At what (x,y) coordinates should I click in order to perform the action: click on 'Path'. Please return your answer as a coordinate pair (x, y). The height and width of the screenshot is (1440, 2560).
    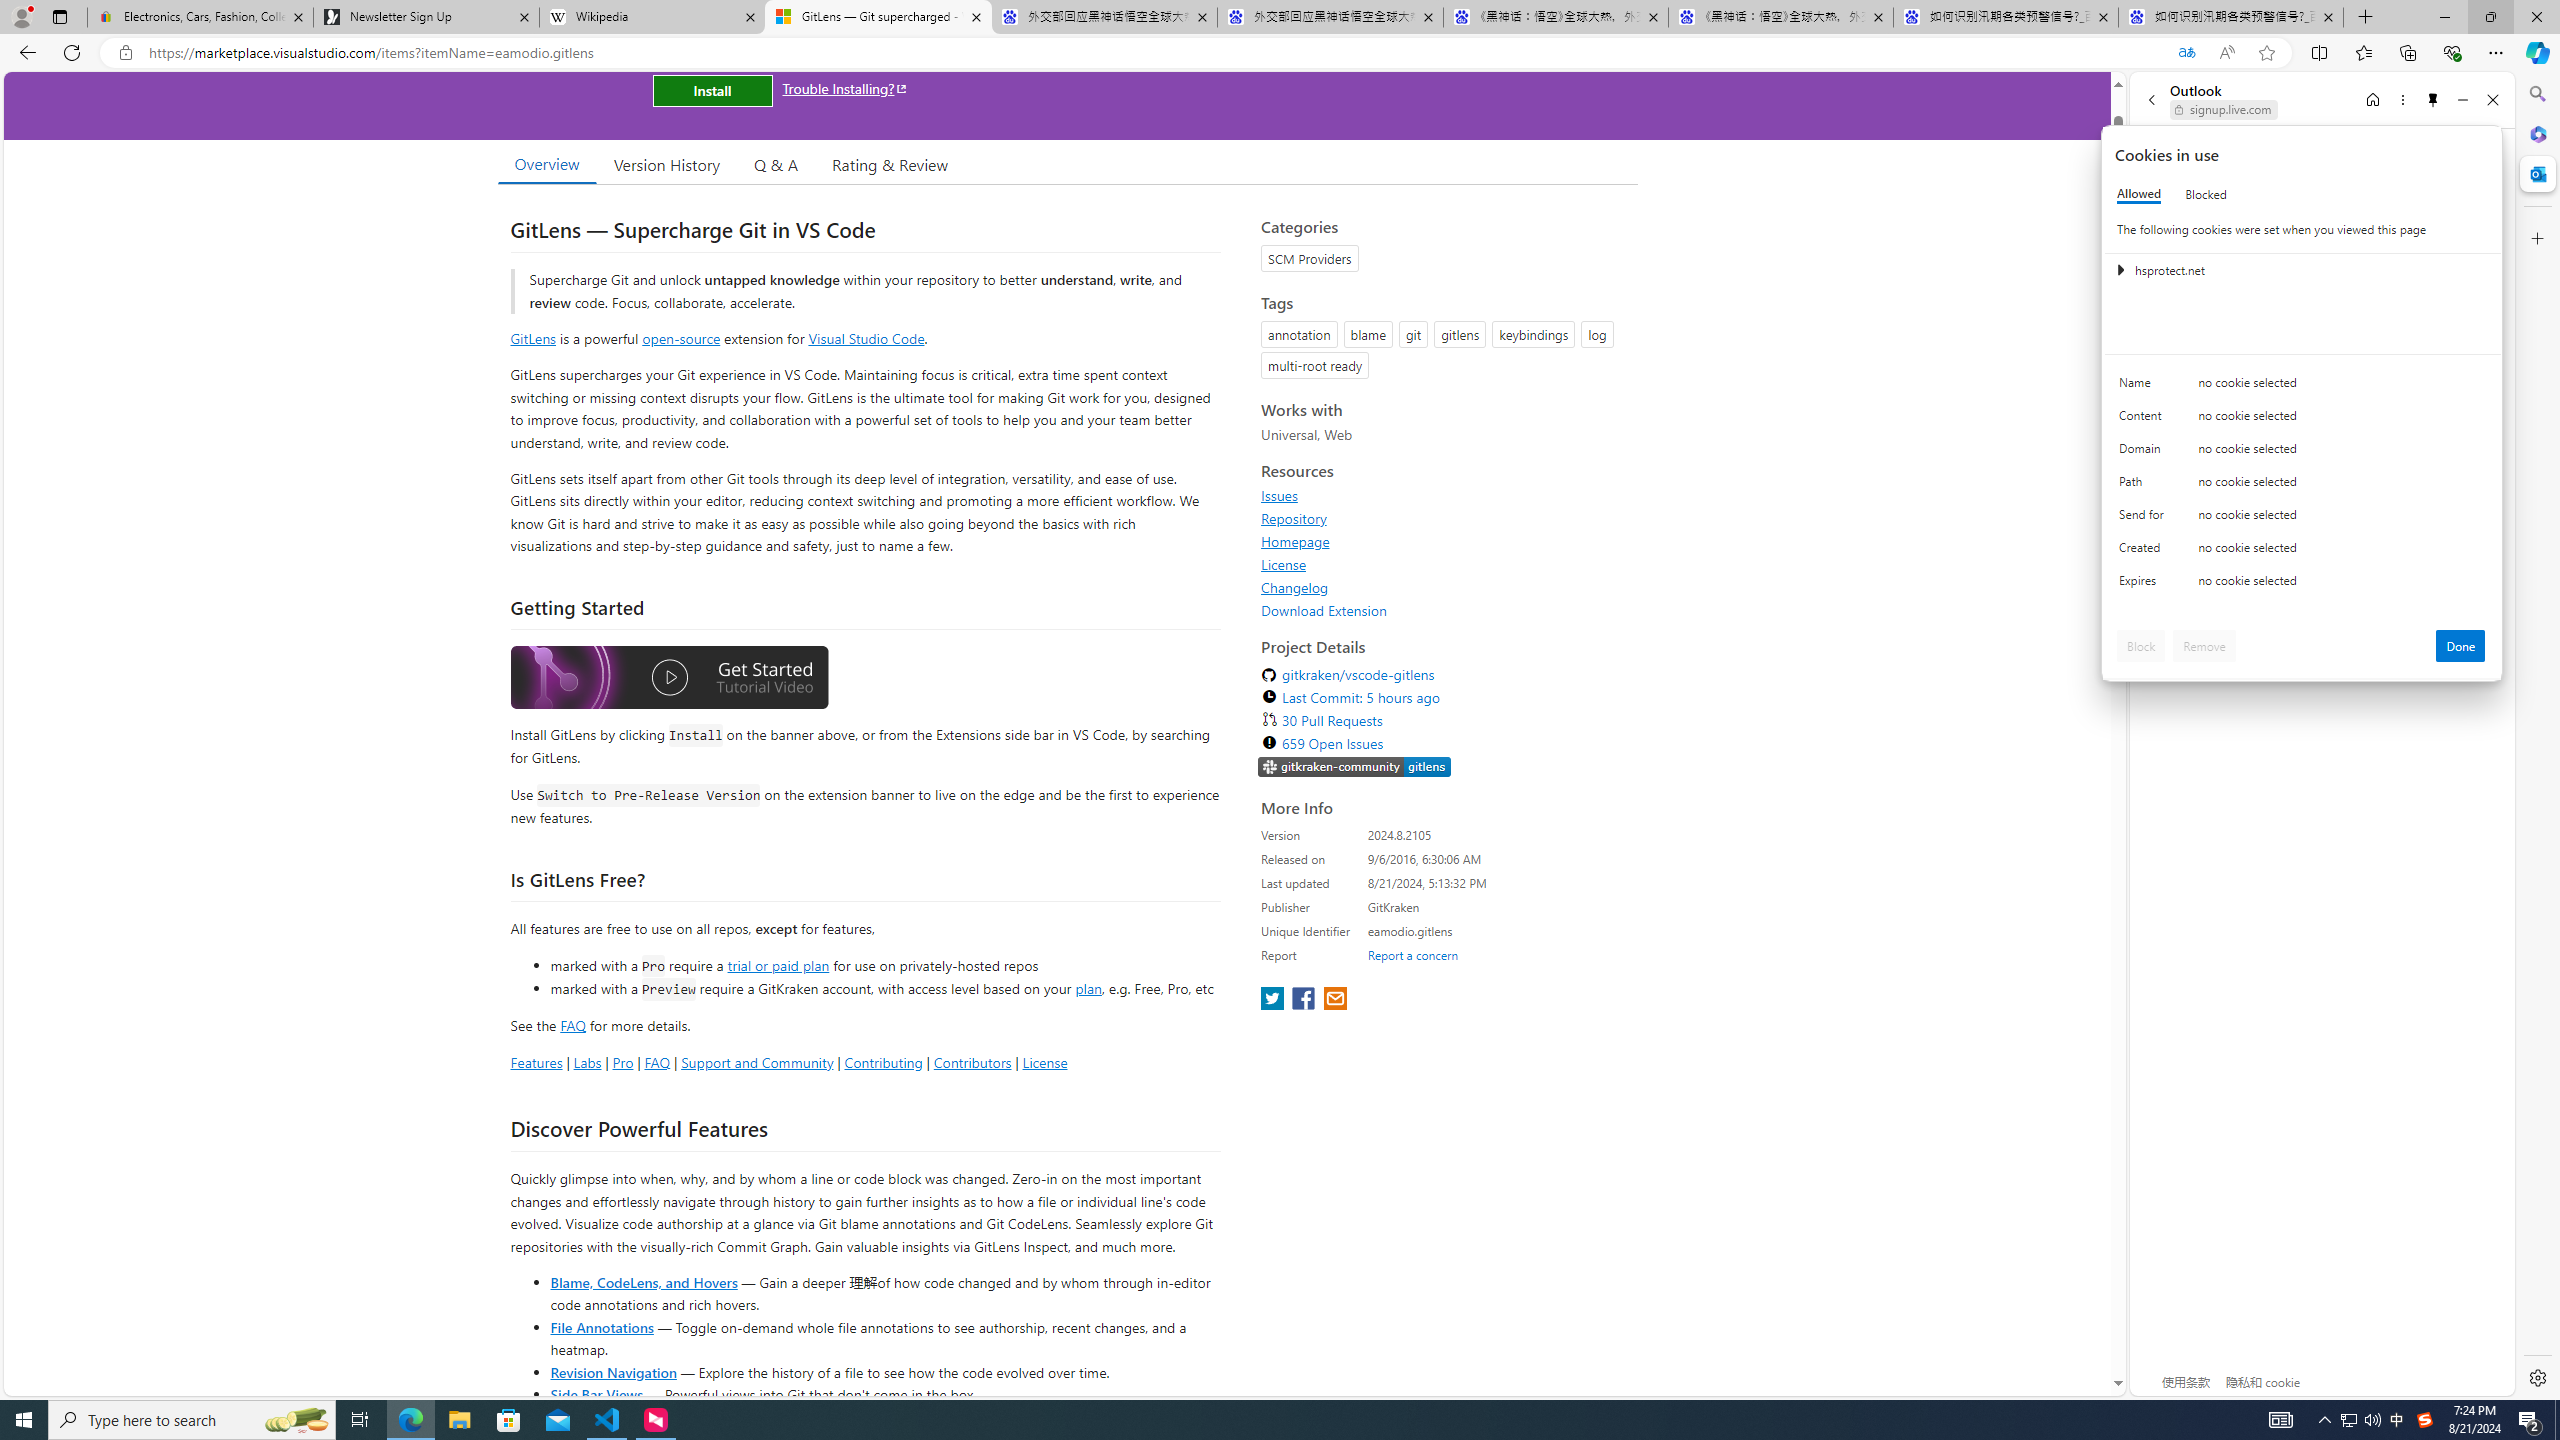
    Looking at the image, I should click on (2144, 486).